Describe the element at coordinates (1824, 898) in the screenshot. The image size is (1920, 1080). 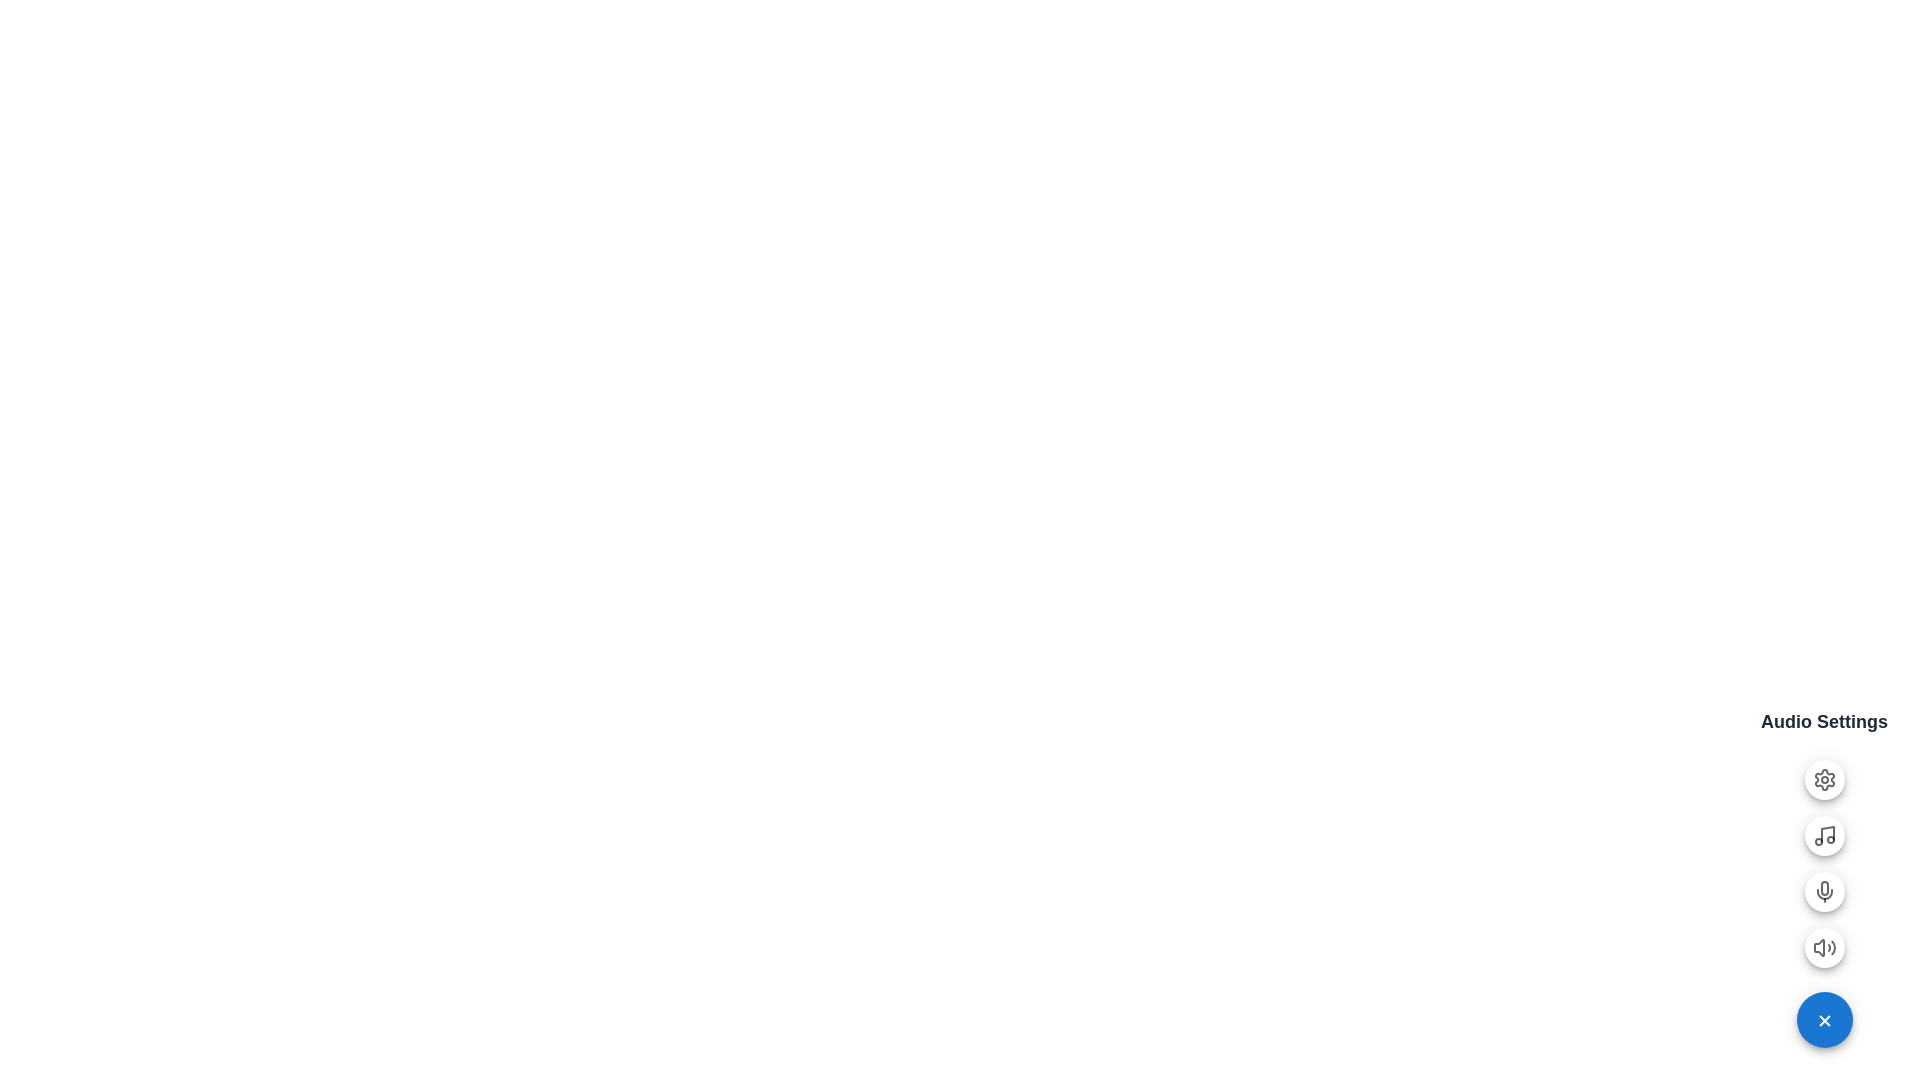
I see `the round microphone button located in the vertical action menu under 'Audio Settings' for navigation interactions` at that location.